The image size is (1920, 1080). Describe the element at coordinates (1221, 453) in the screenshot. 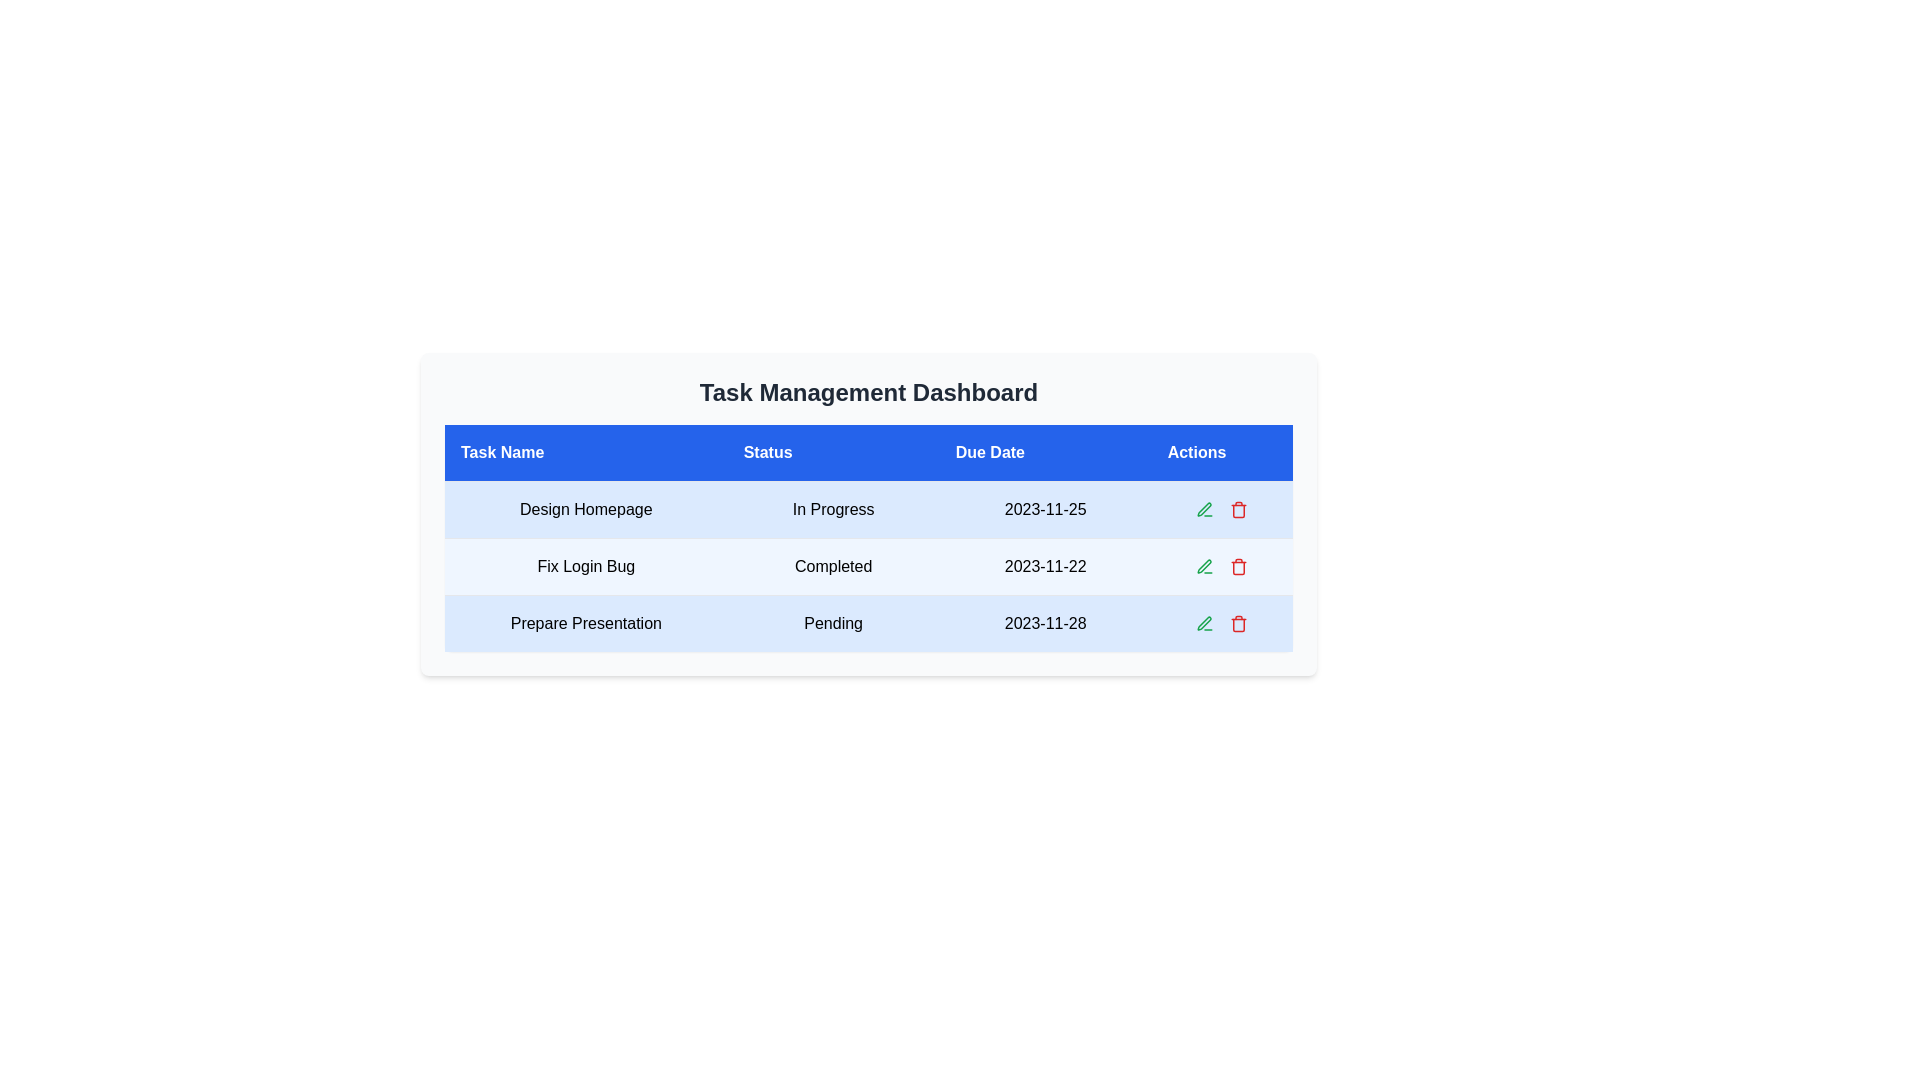

I see `the 'Actions' column header in the Task Management Dashboard, which is located on the rightmost side of the header row` at that location.